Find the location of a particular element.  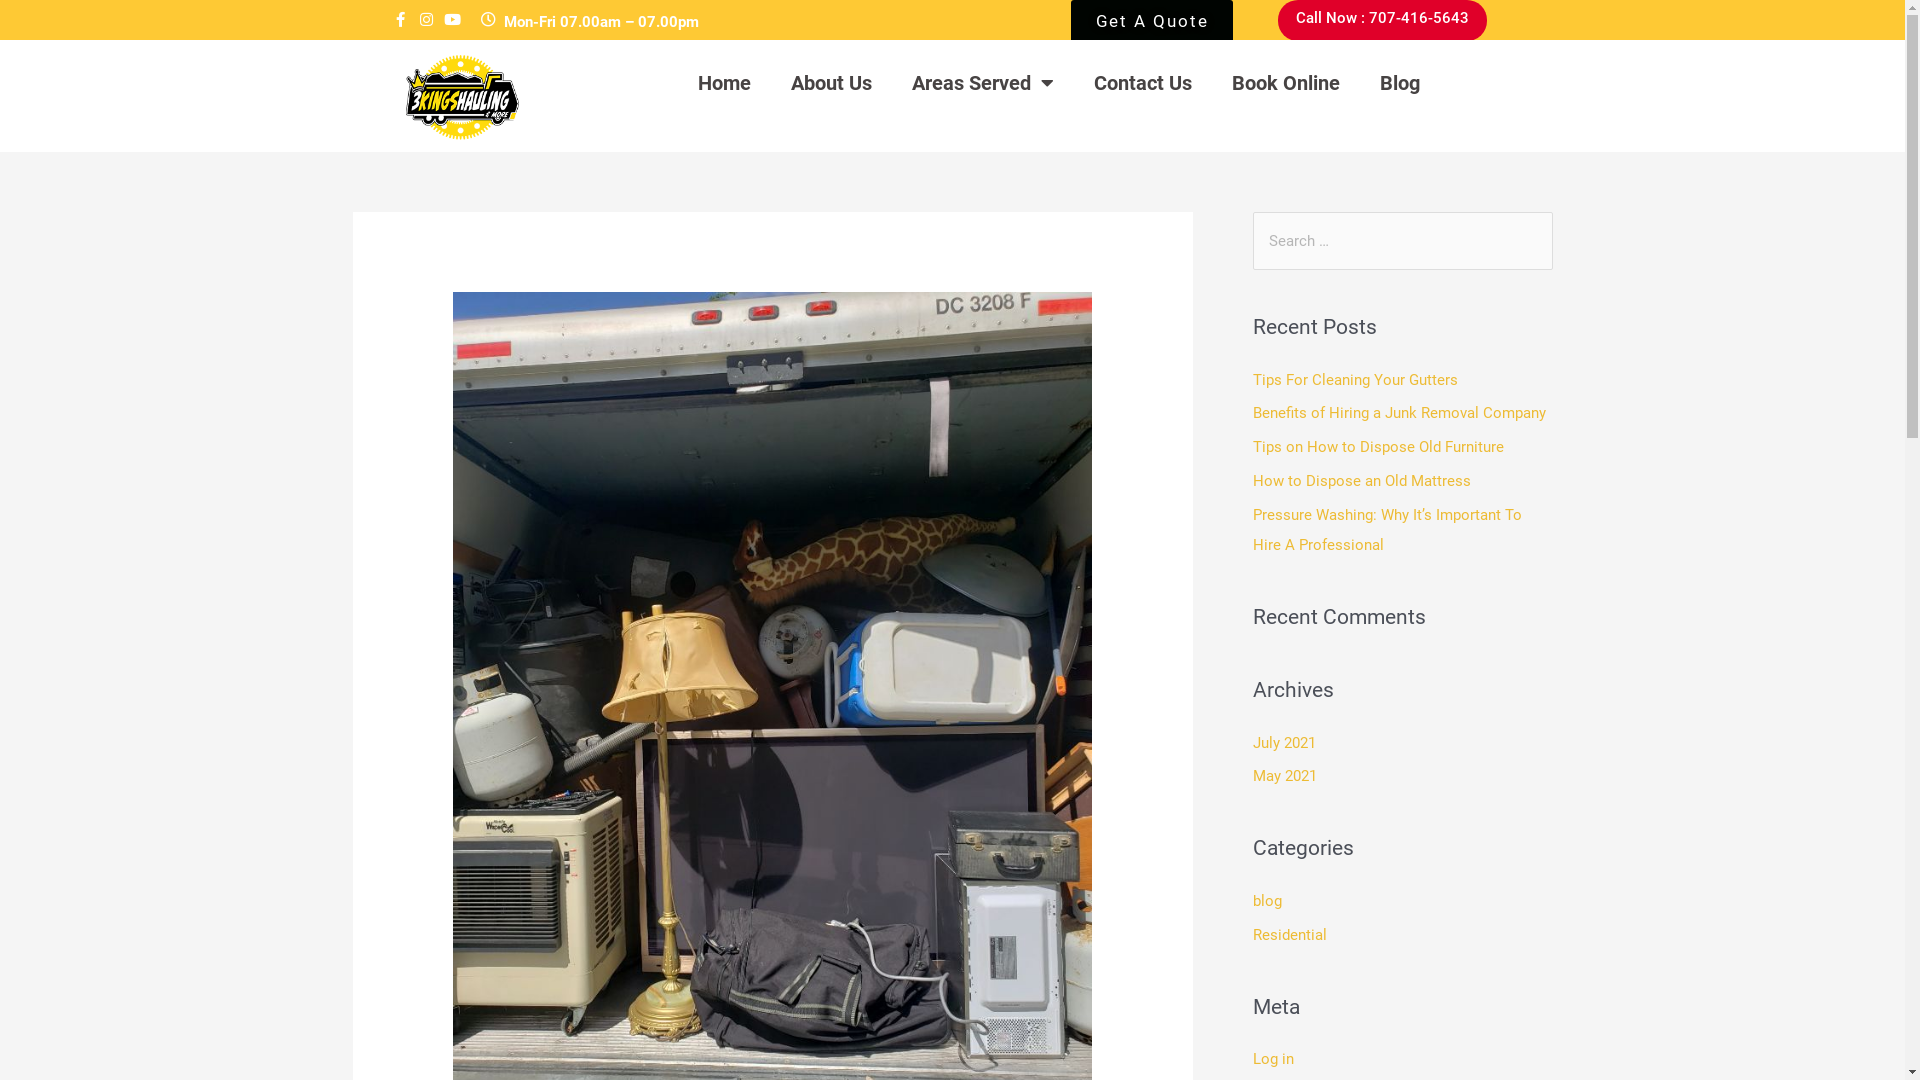

'Residential' is located at coordinates (1289, 934).